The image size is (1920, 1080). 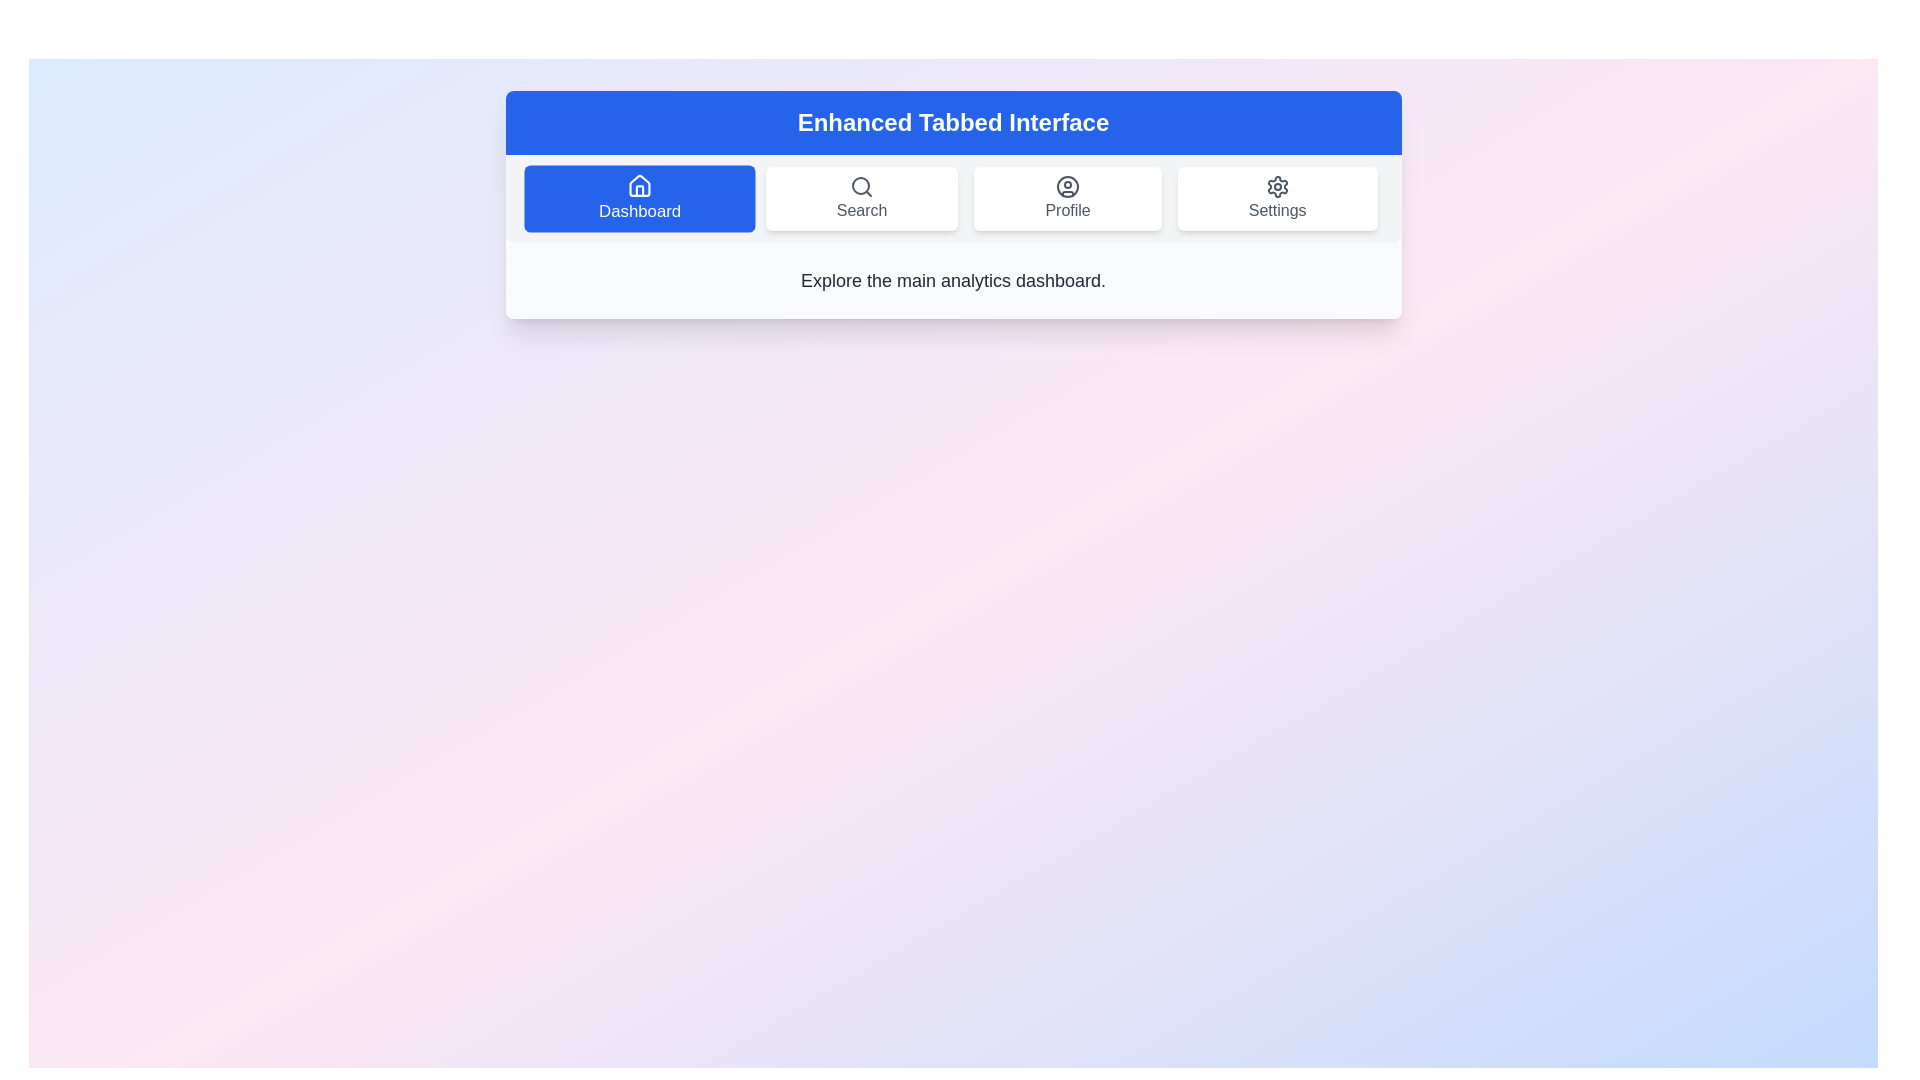 I want to click on the text label indicating 'Settings', which is the fourth item from the left in the navigation bar, so click(x=1276, y=211).